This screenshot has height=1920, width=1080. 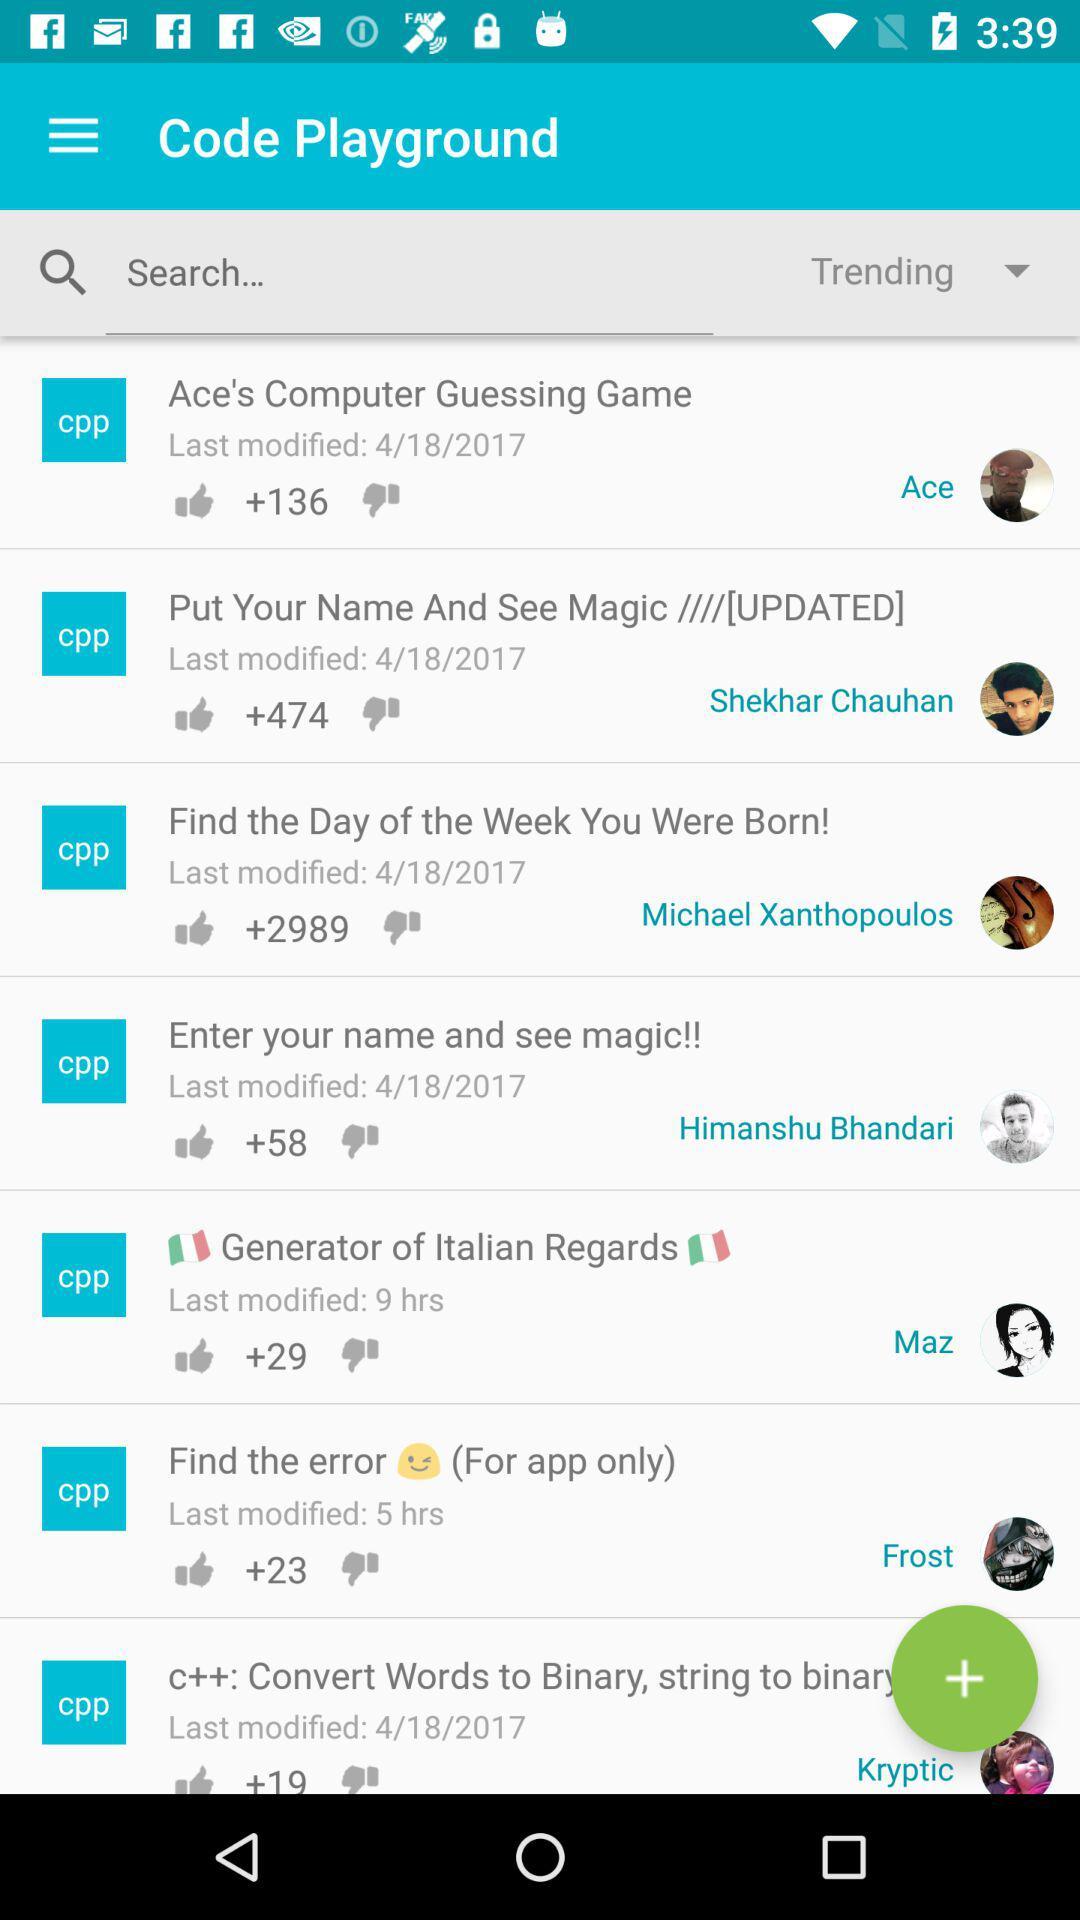 What do you see at coordinates (963, 1678) in the screenshot?
I see `button` at bounding box center [963, 1678].